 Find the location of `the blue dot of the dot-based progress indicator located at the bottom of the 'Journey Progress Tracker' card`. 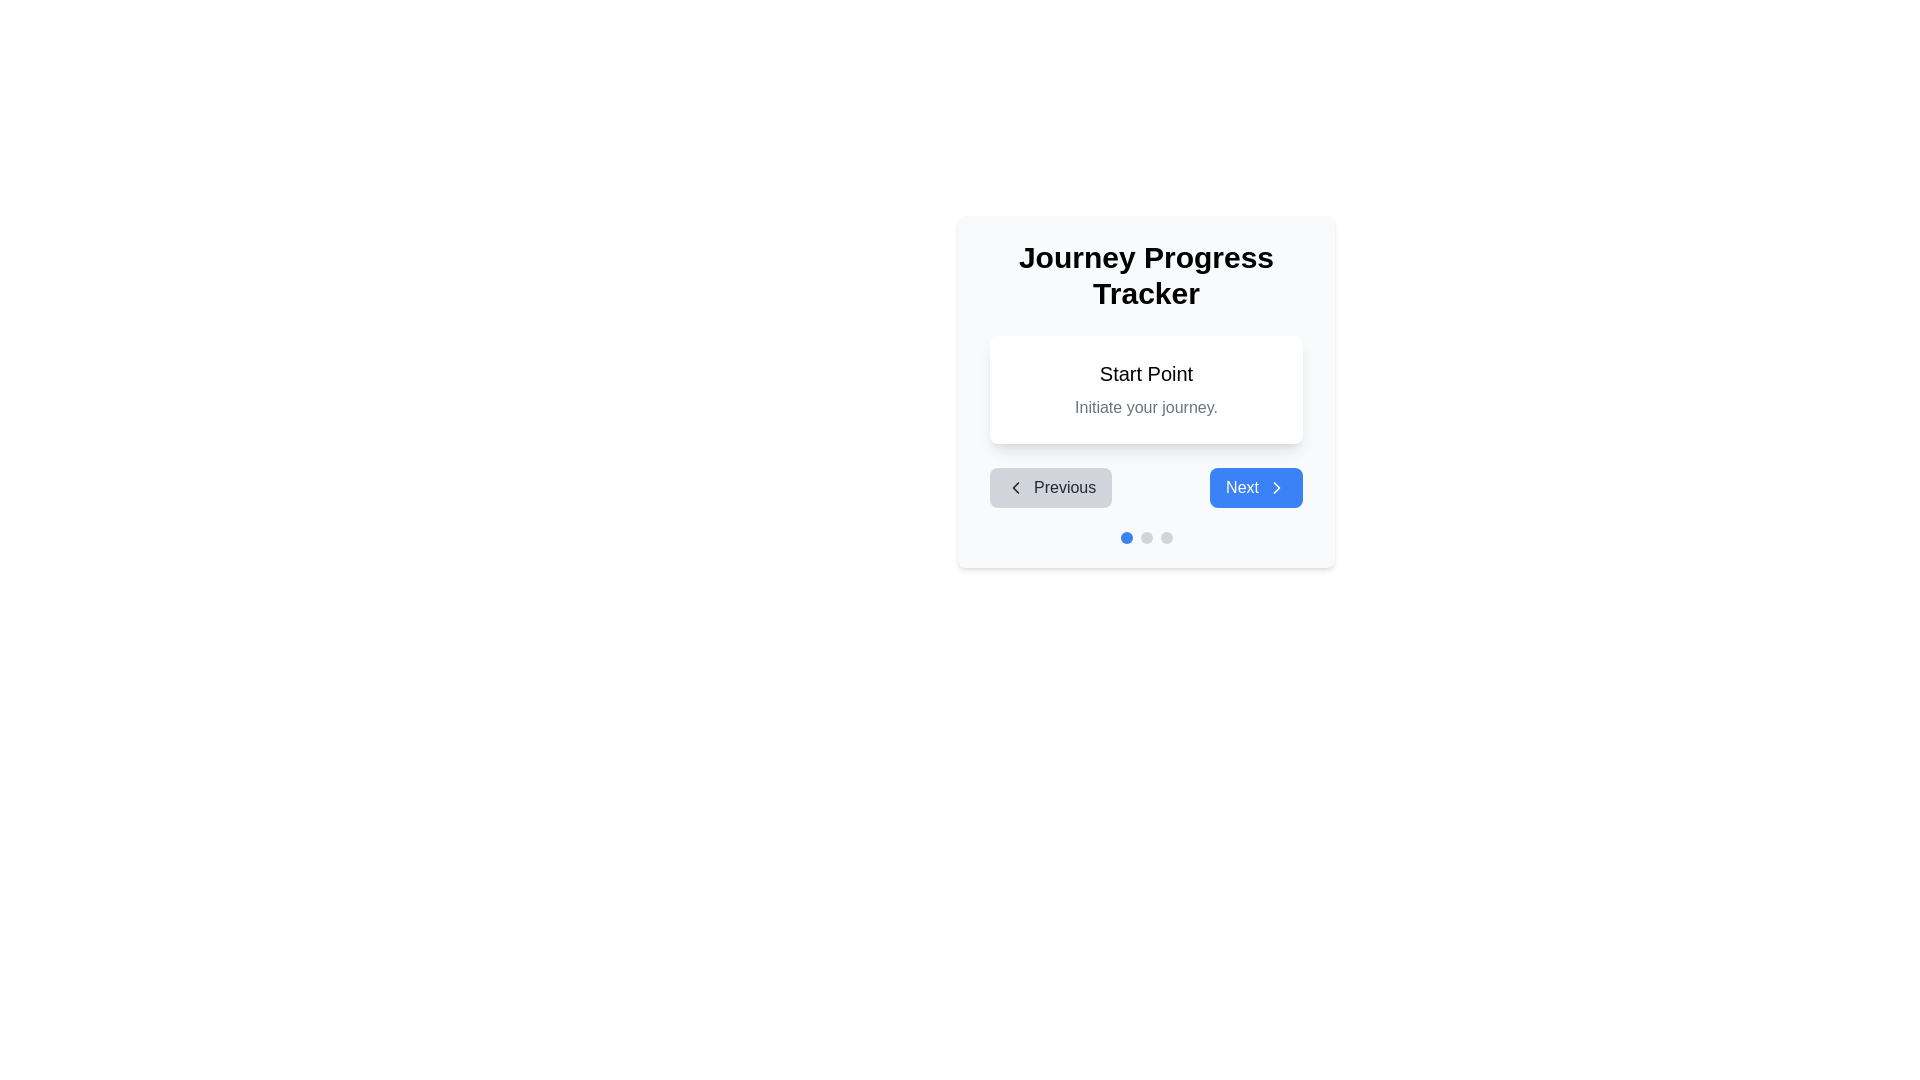

the blue dot of the dot-based progress indicator located at the bottom of the 'Journey Progress Tracker' card is located at coordinates (1146, 536).